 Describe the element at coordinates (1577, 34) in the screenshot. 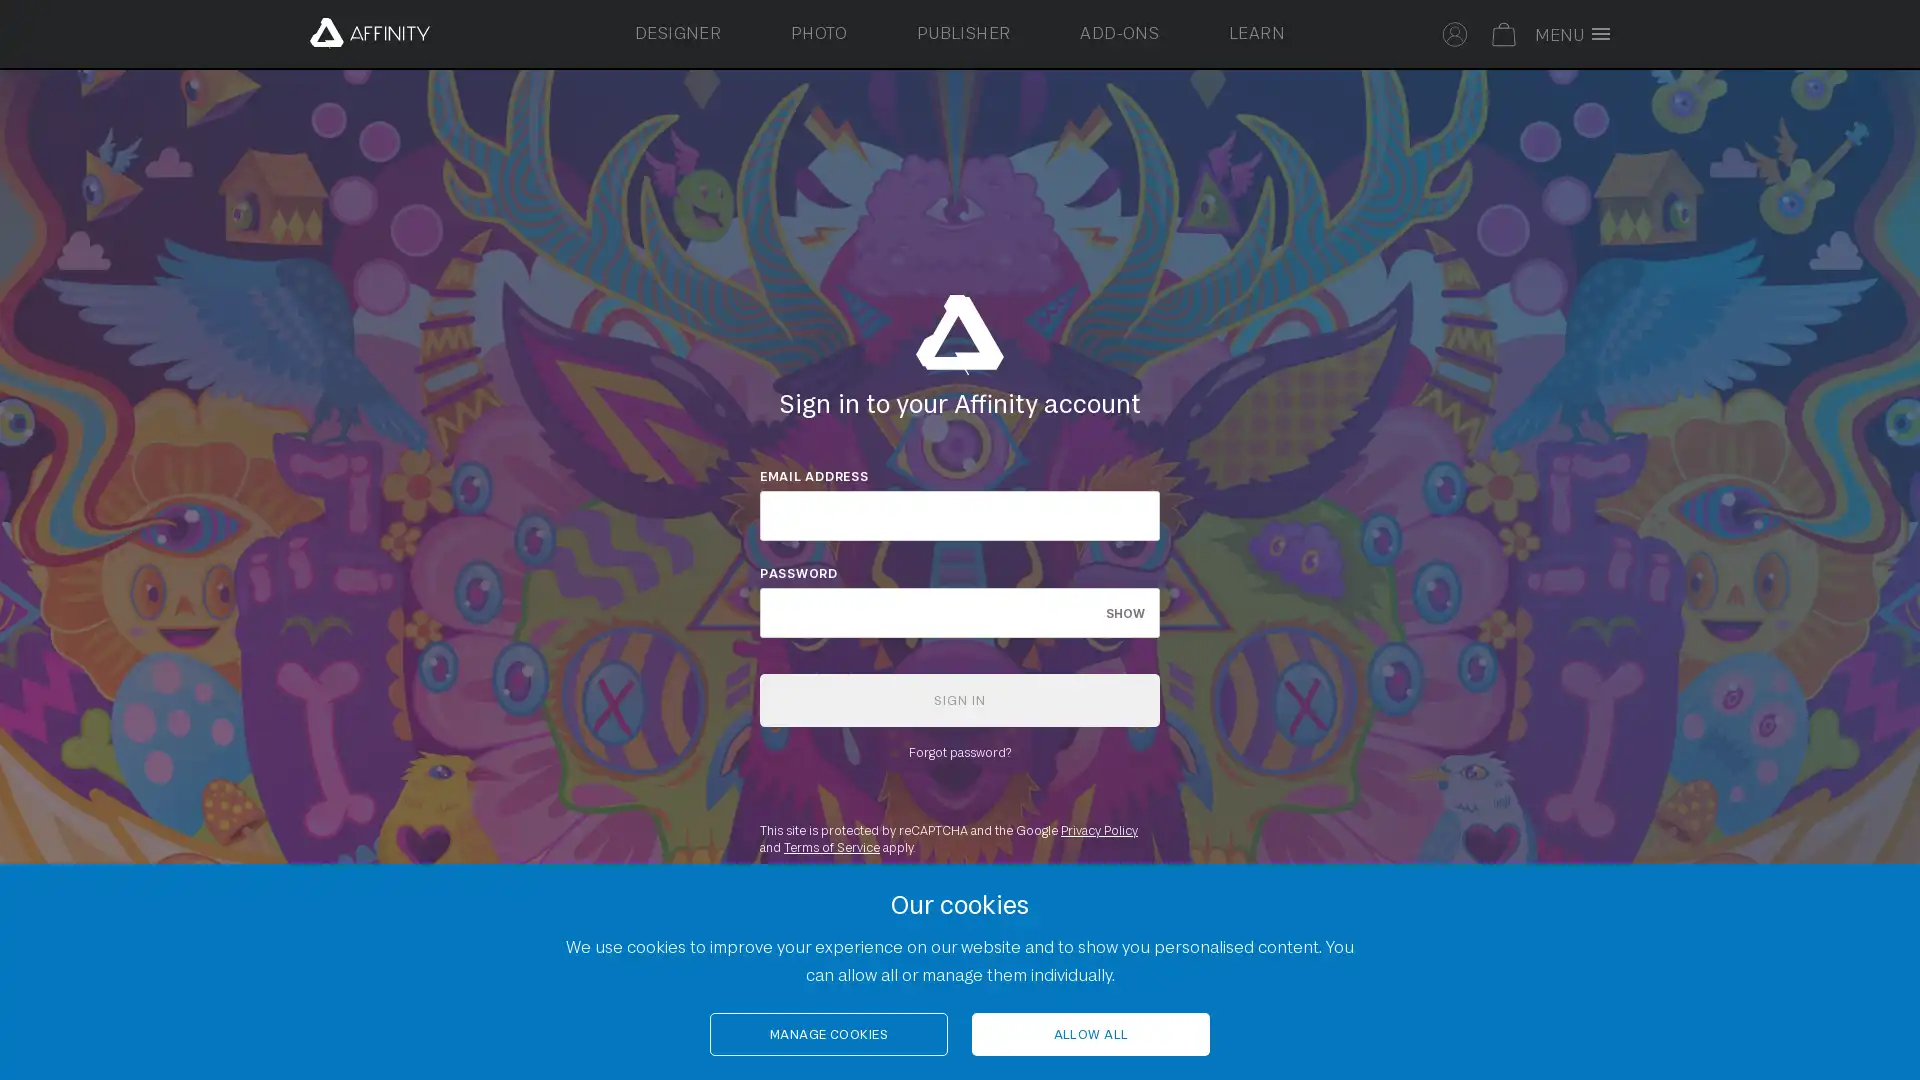

I see `Toggle full screen menu` at that location.